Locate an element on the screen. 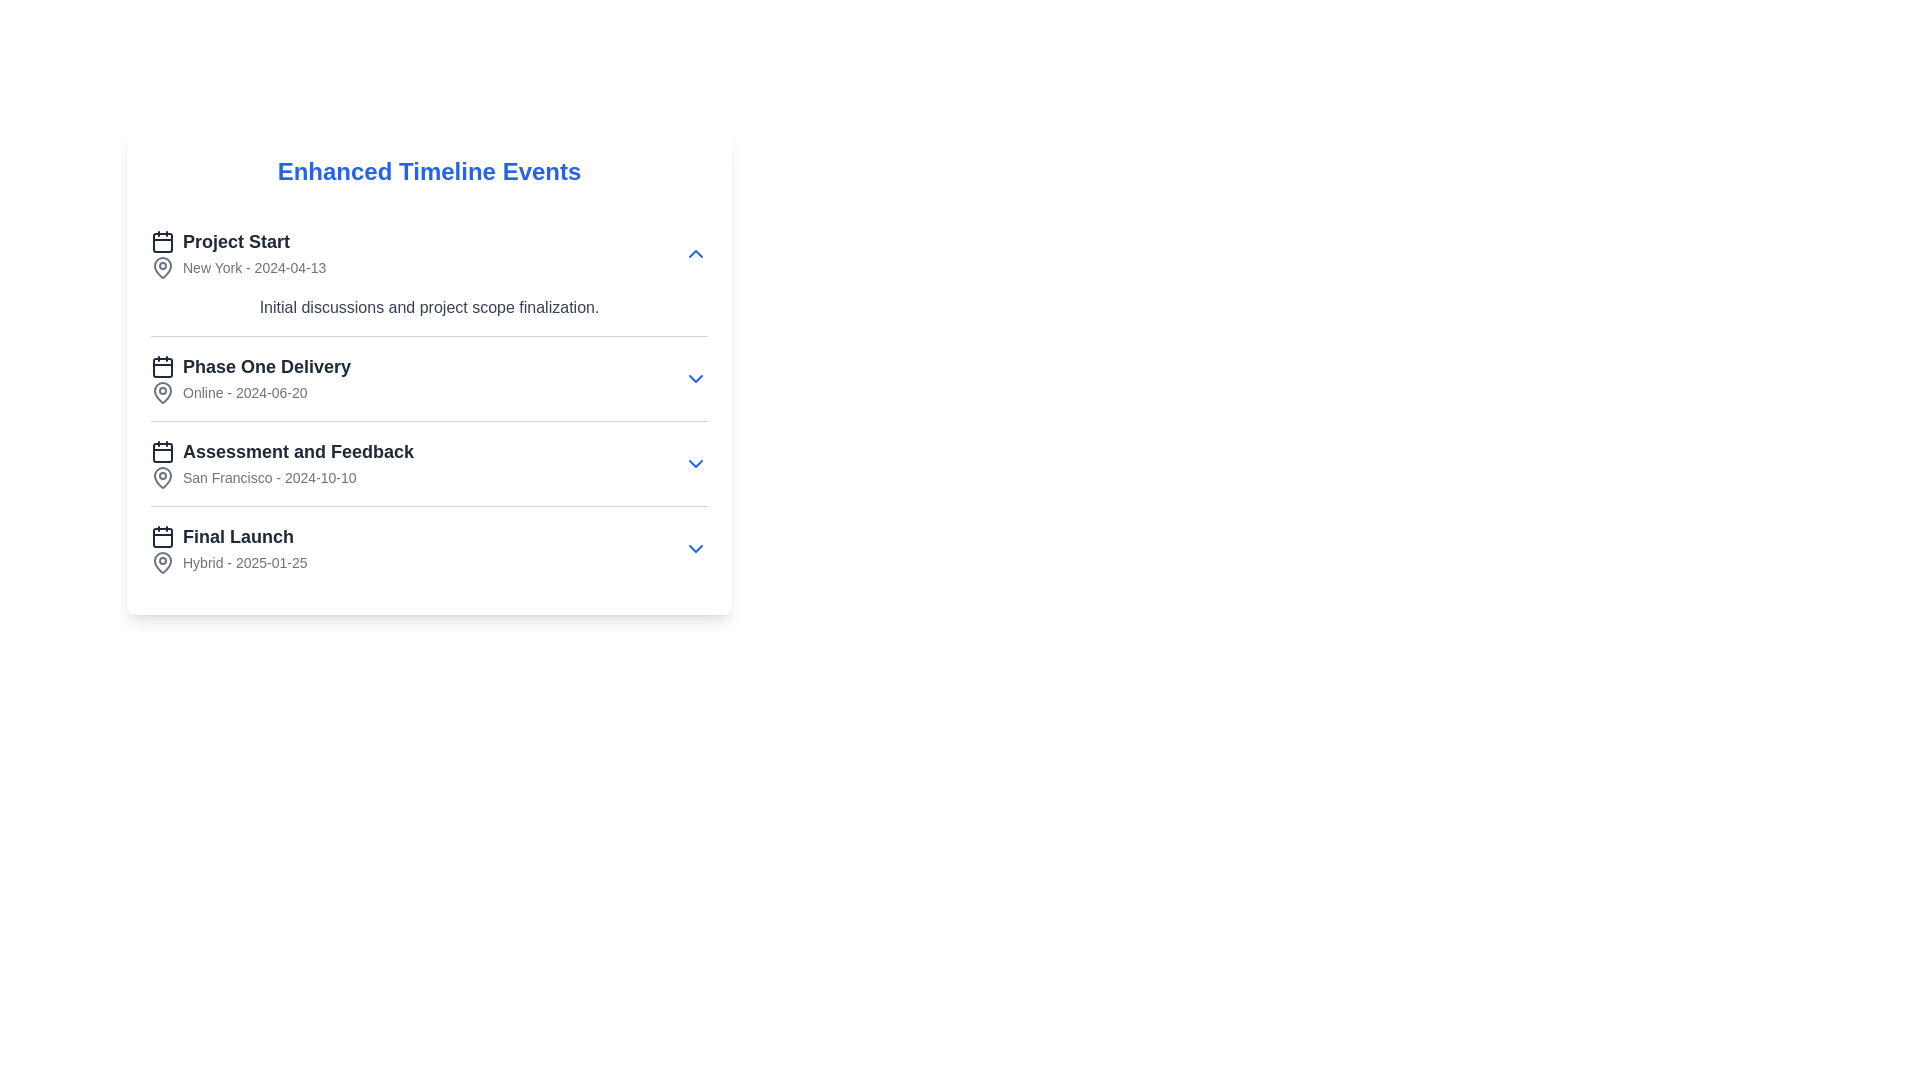  the SVG Rectangle that forms the body of the calendar layout, located in the 'Enhanced Timeline Events' section for the 'Final Launch' entry is located at coordinates (163, 536).